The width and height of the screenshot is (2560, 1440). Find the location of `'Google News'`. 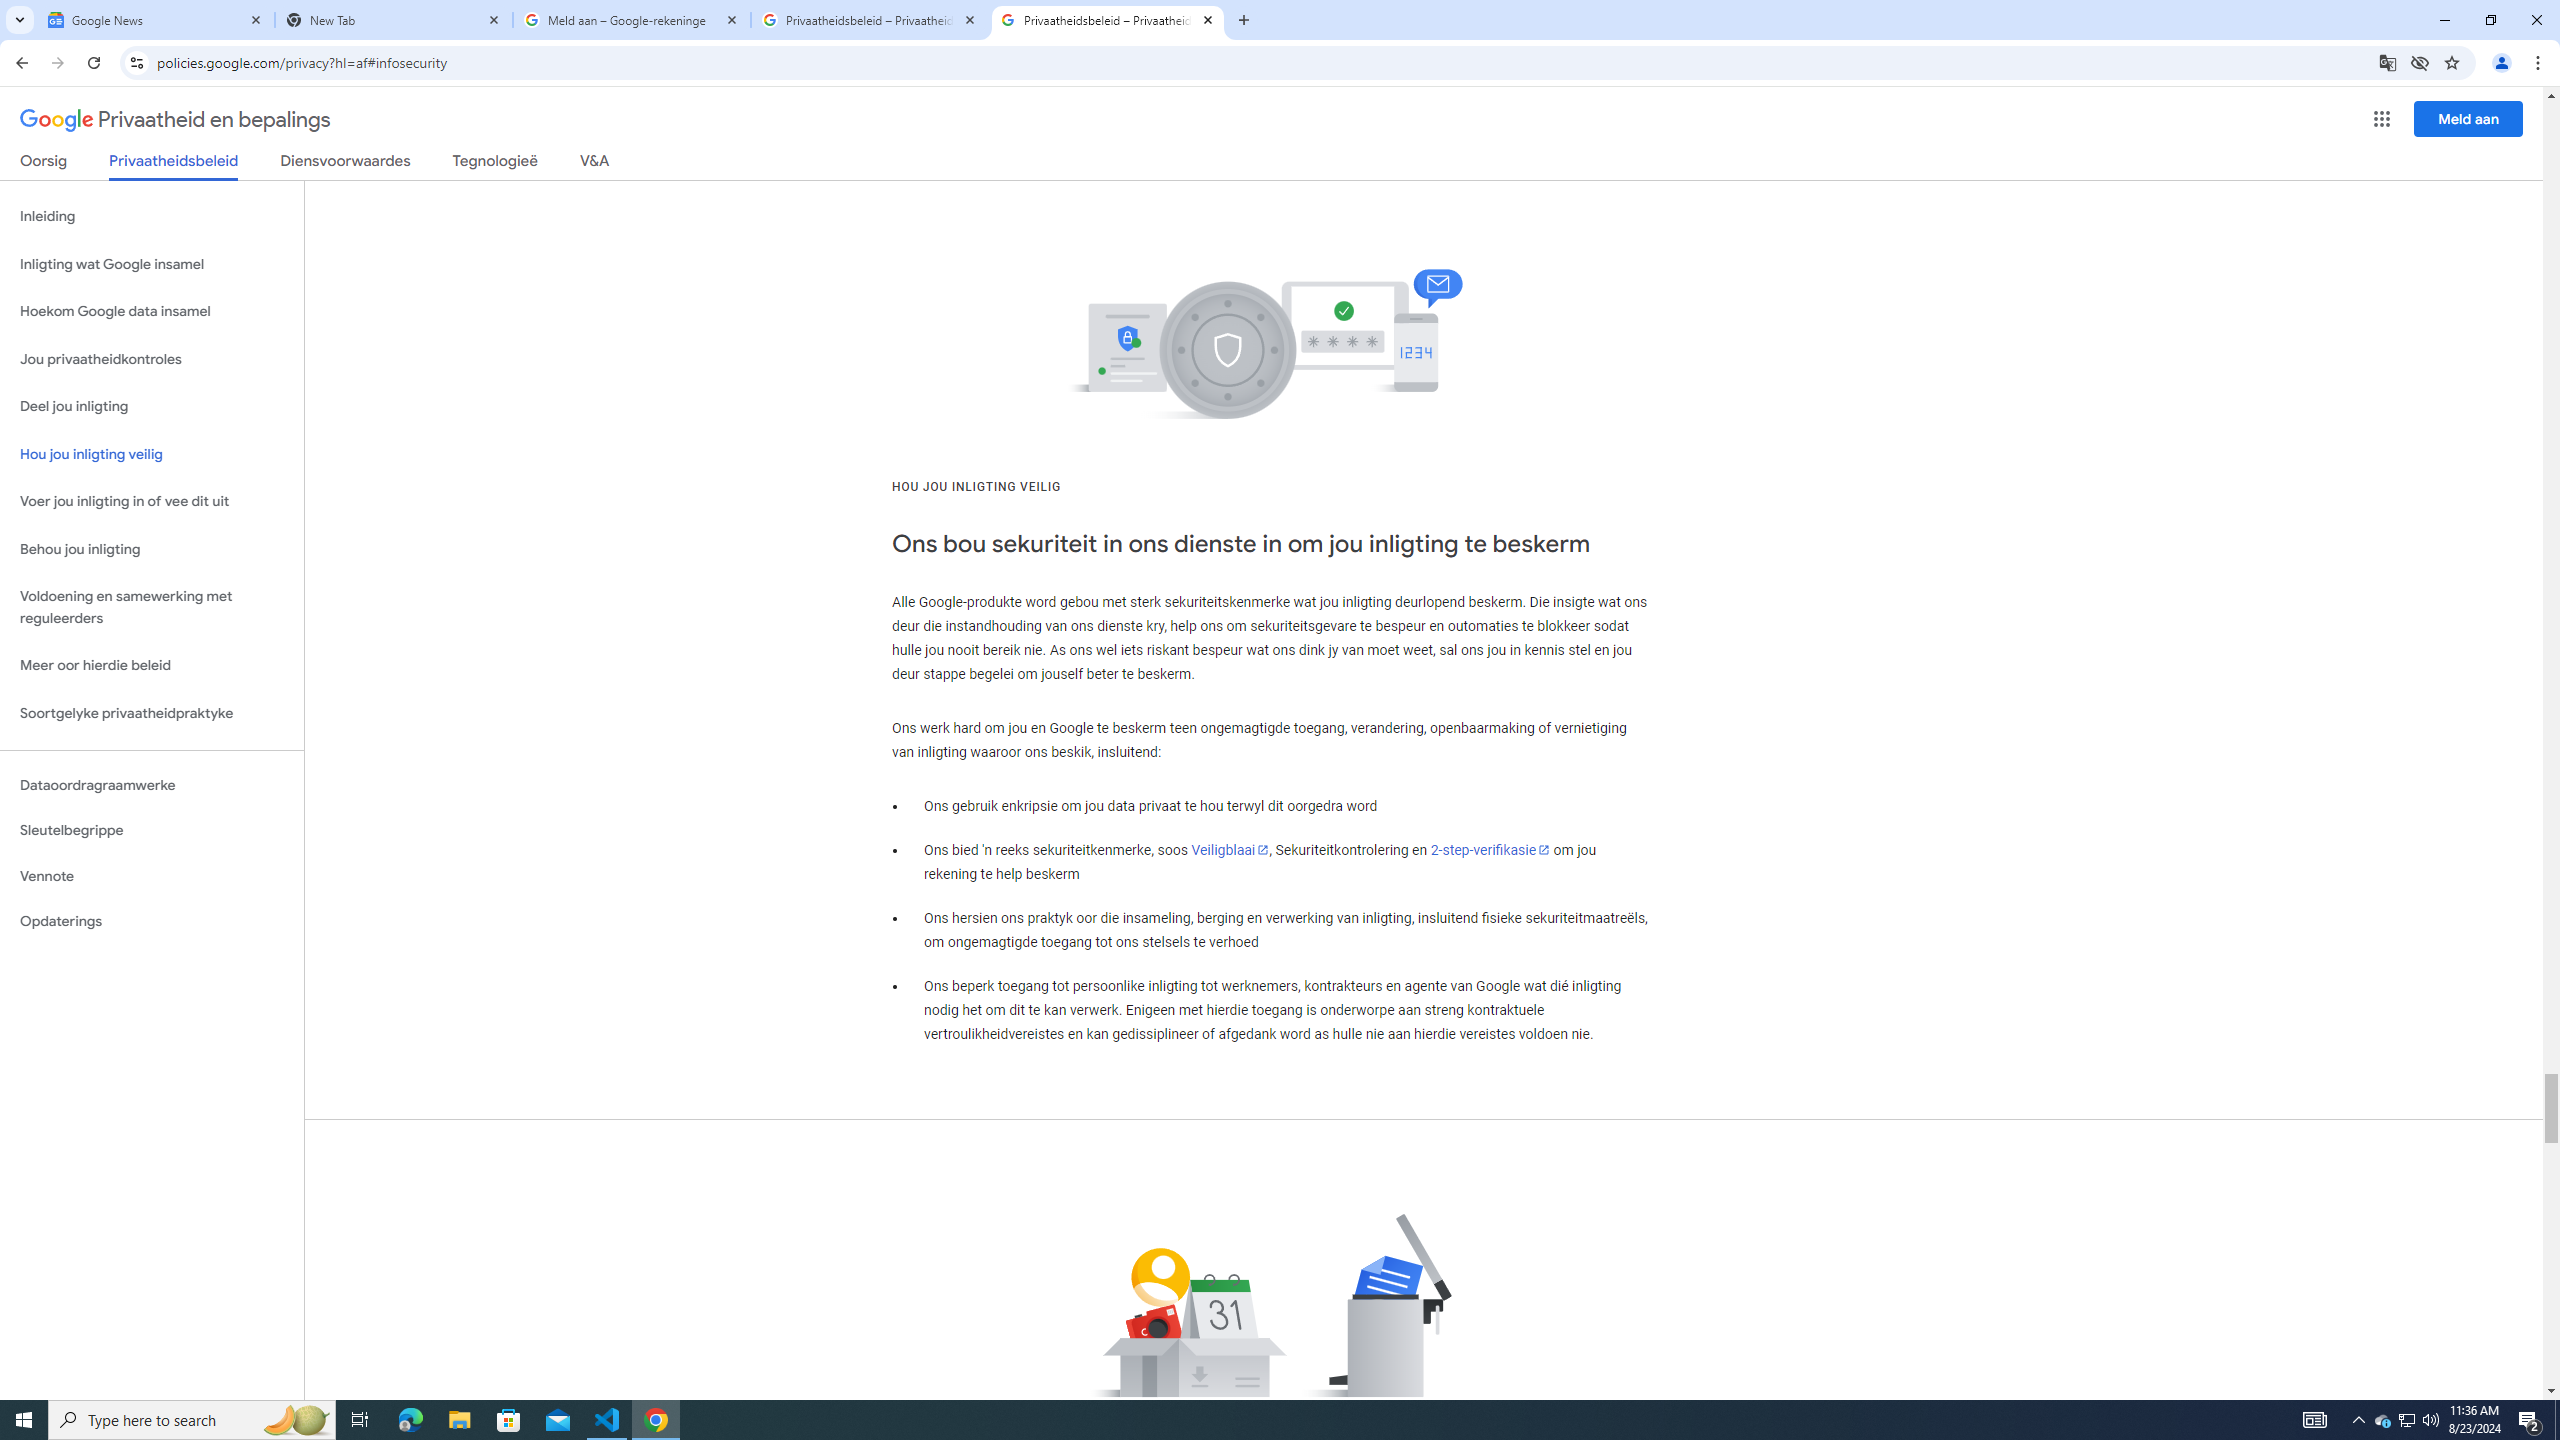

'Google News' is located at coordinates (155, 19).